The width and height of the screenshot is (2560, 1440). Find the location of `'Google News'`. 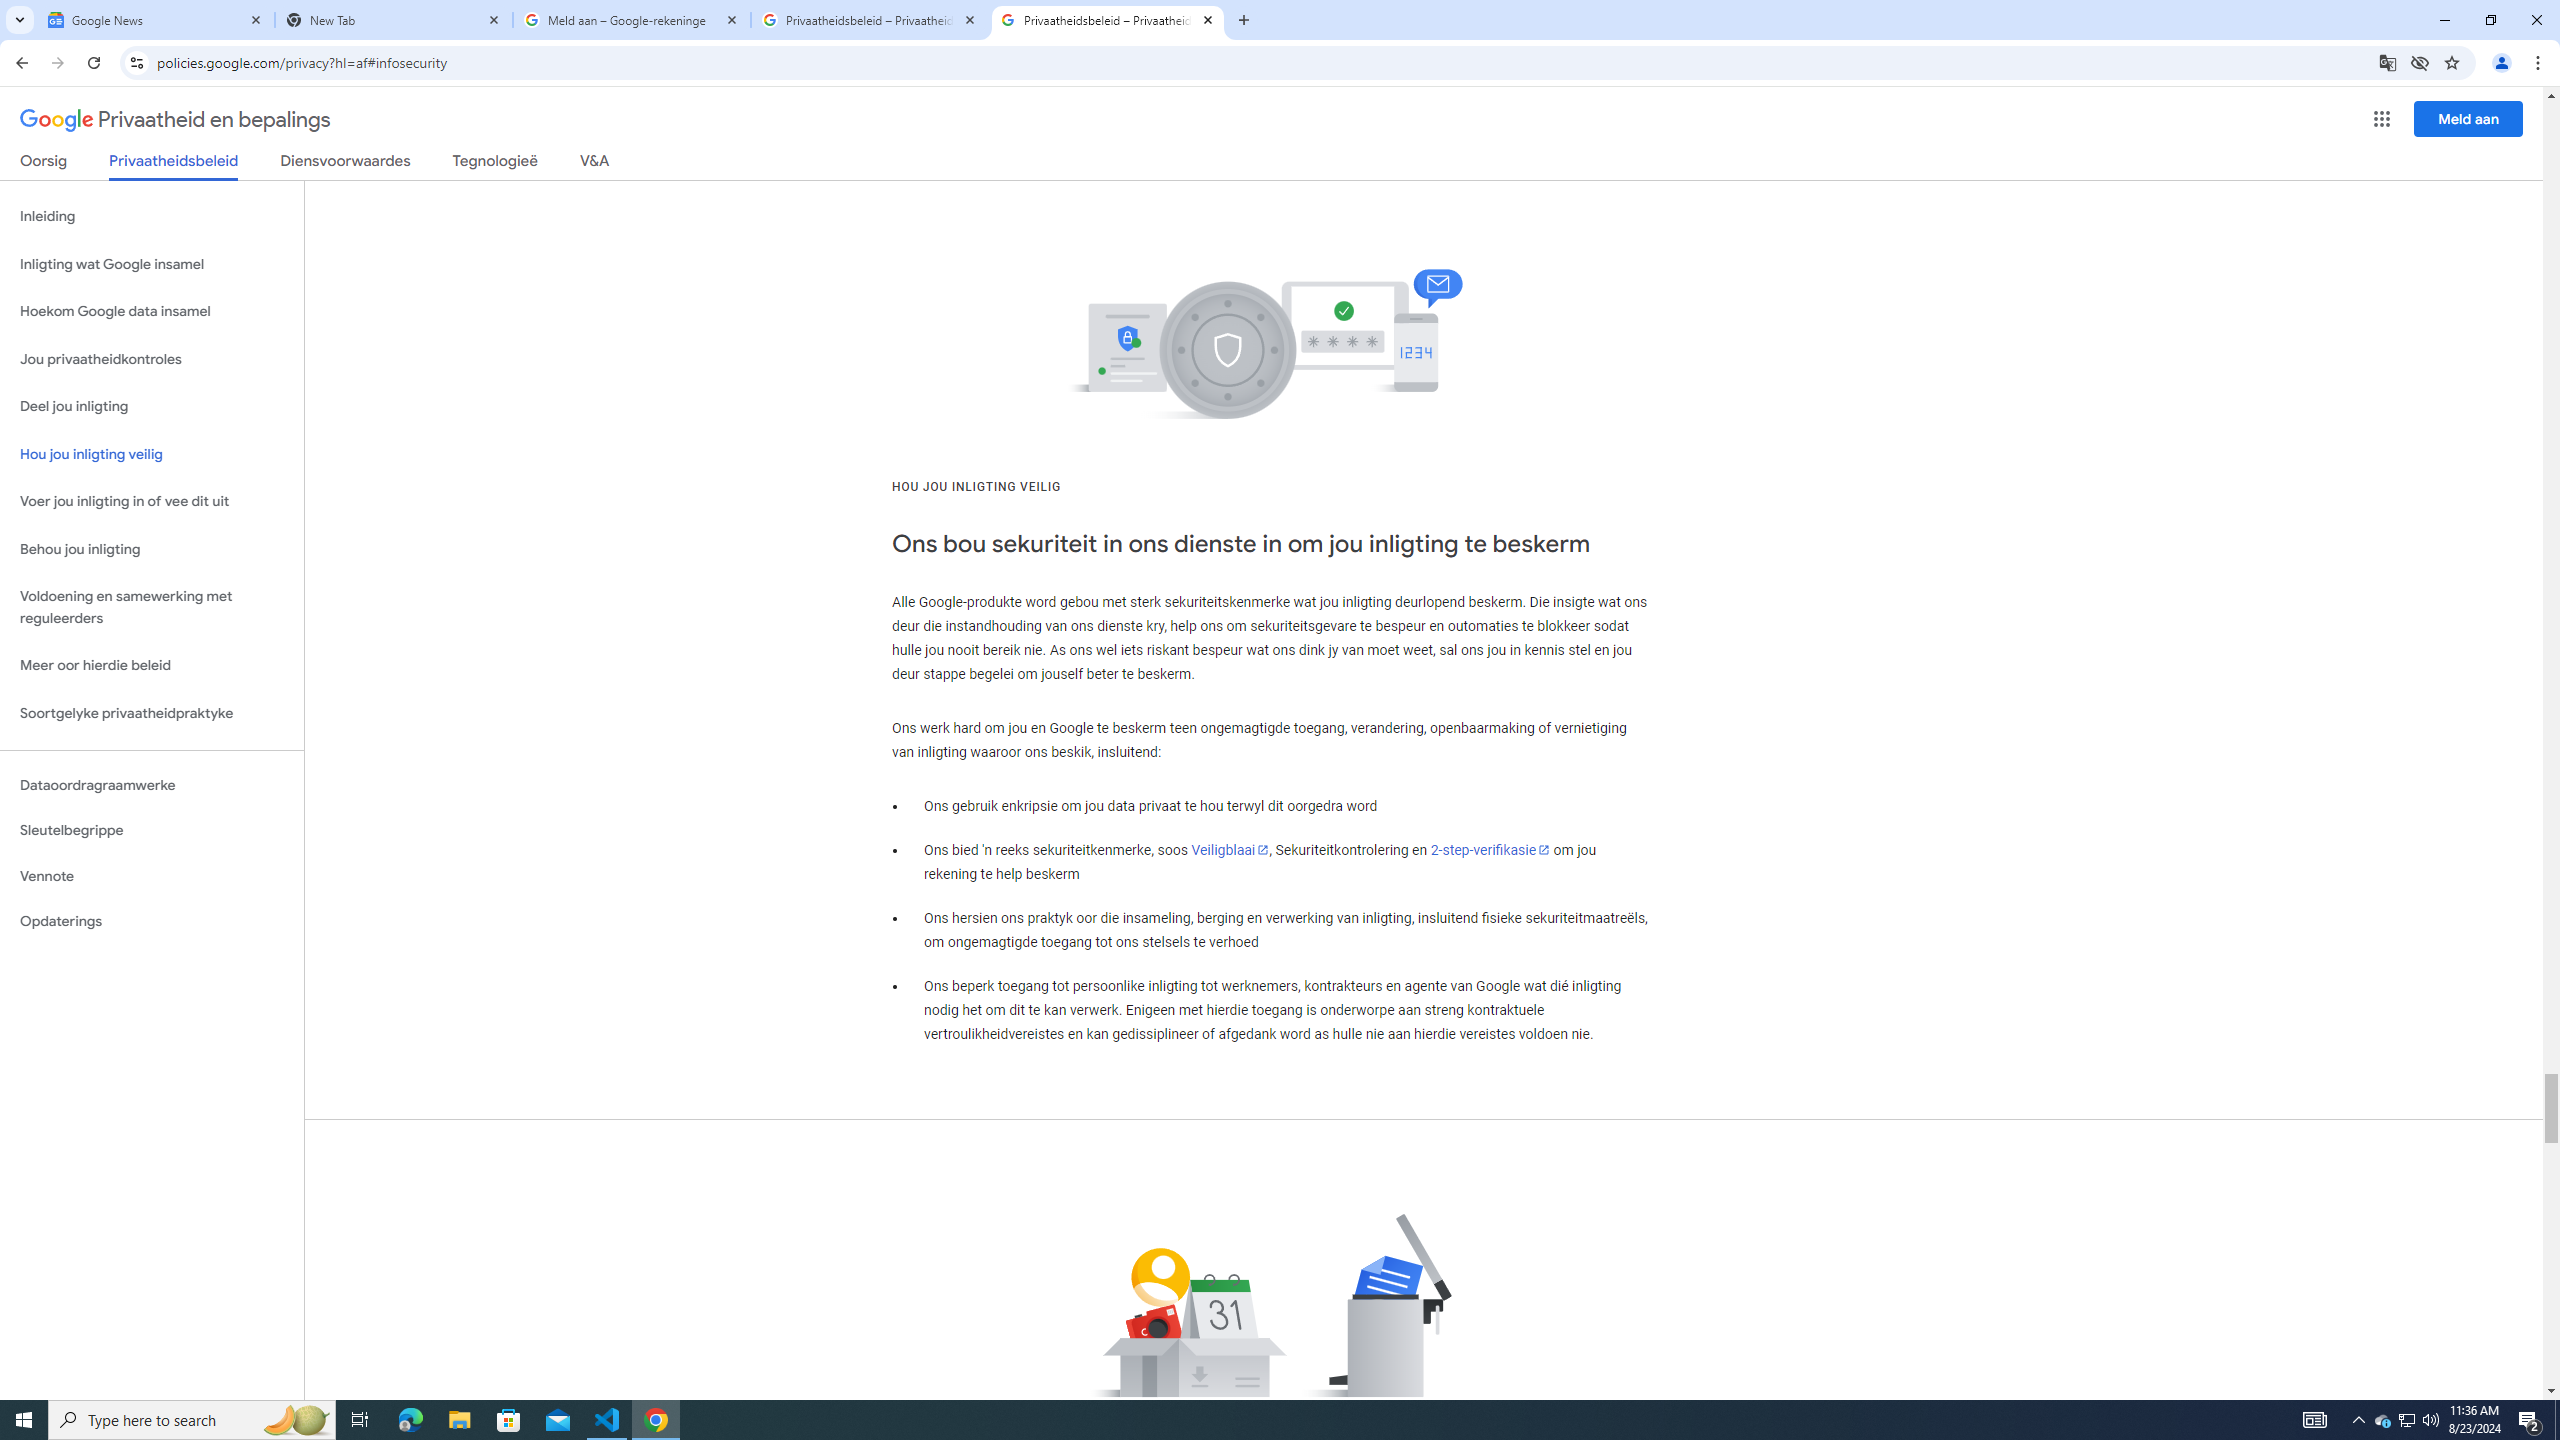

'Google News' is located at coordinates (155, 19).